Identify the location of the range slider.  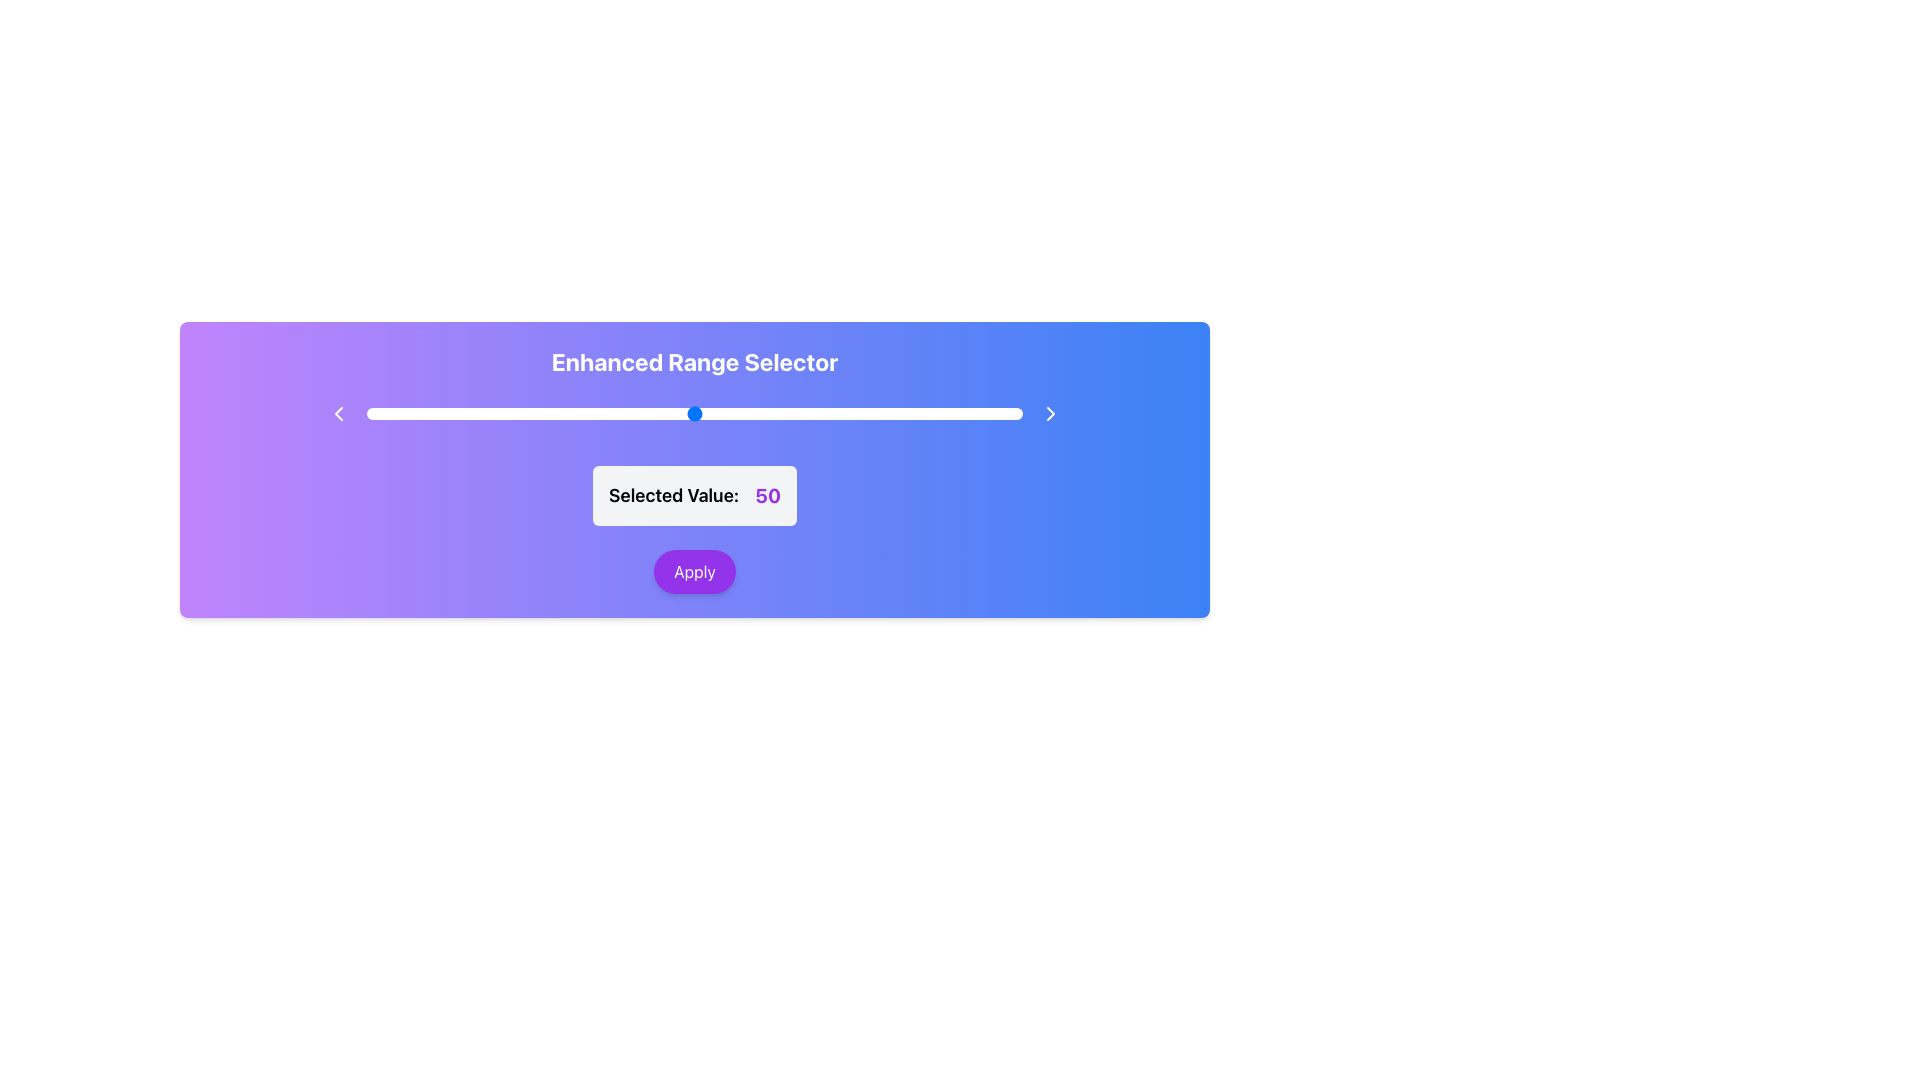
(872, 412).